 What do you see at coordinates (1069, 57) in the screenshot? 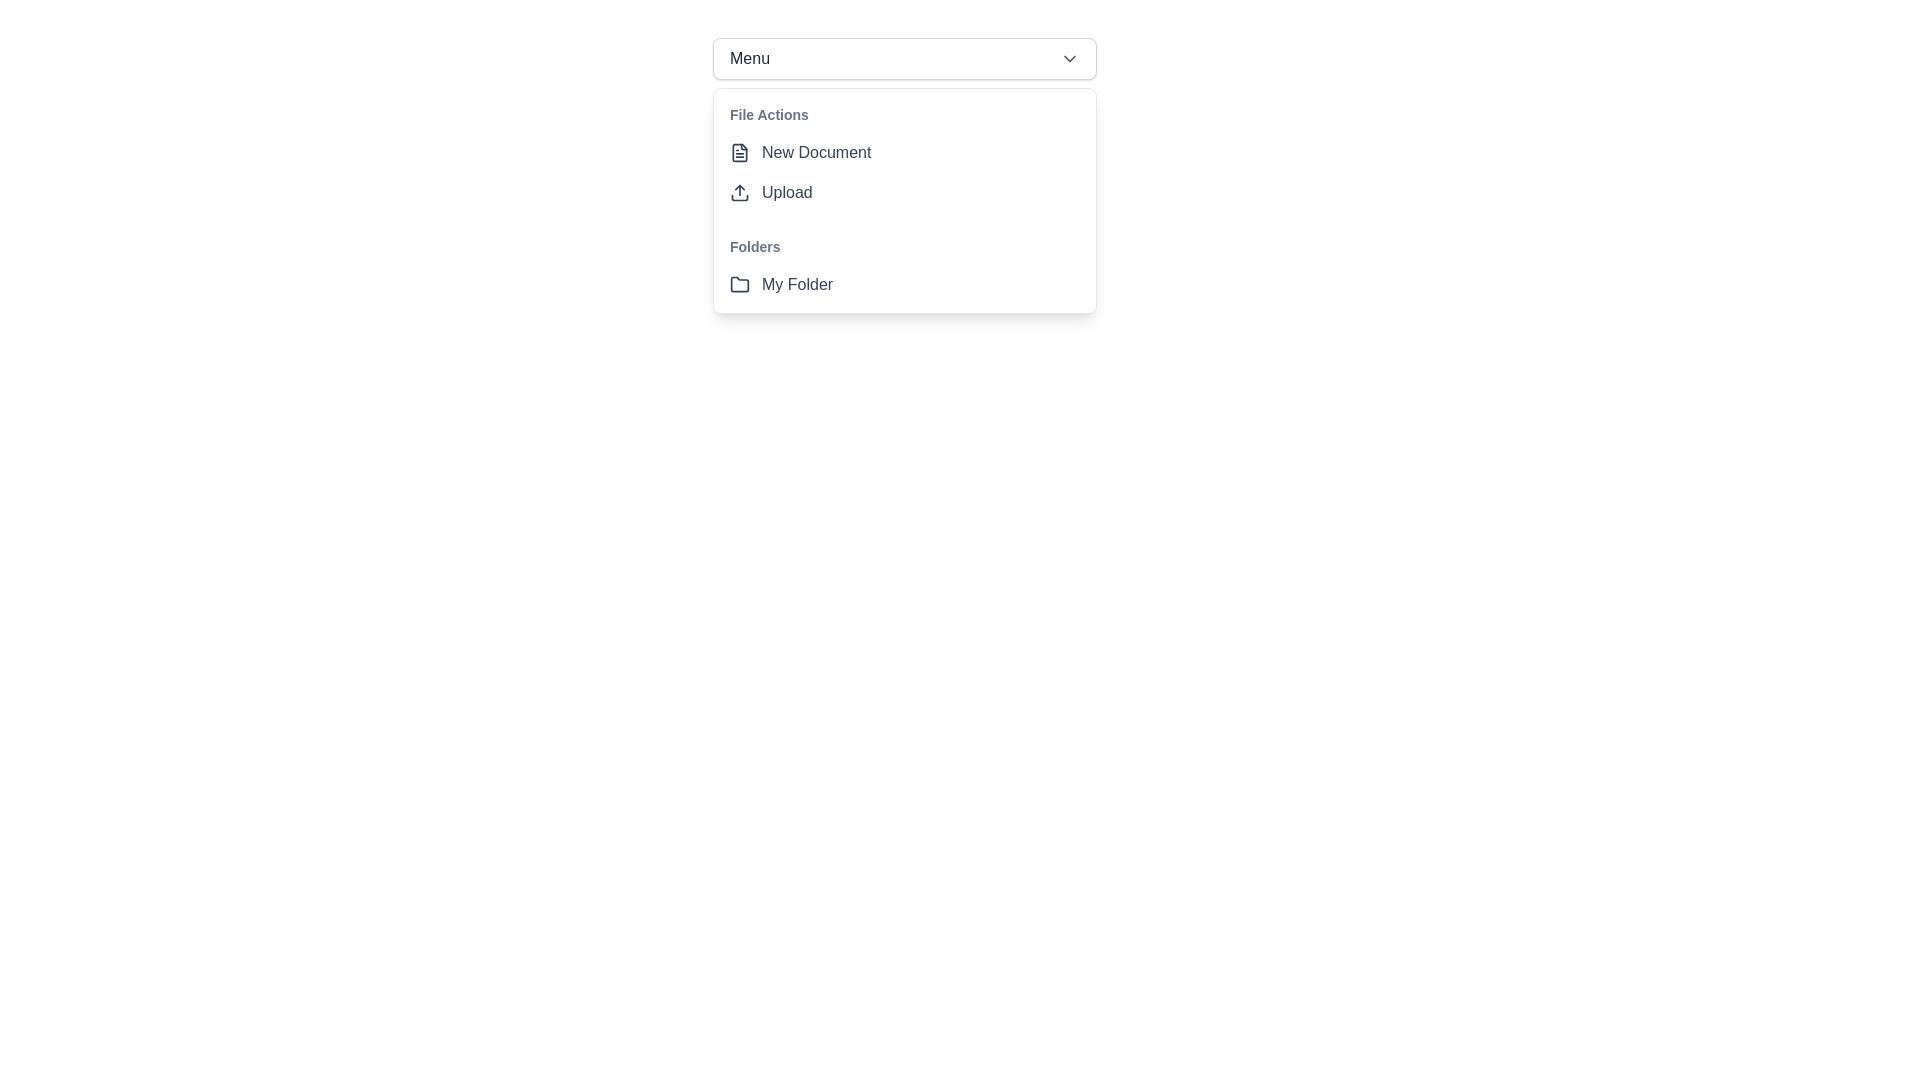
I see `the chevron-down icon located beside the 'Menu' text` at bounding box center [1069, 57].